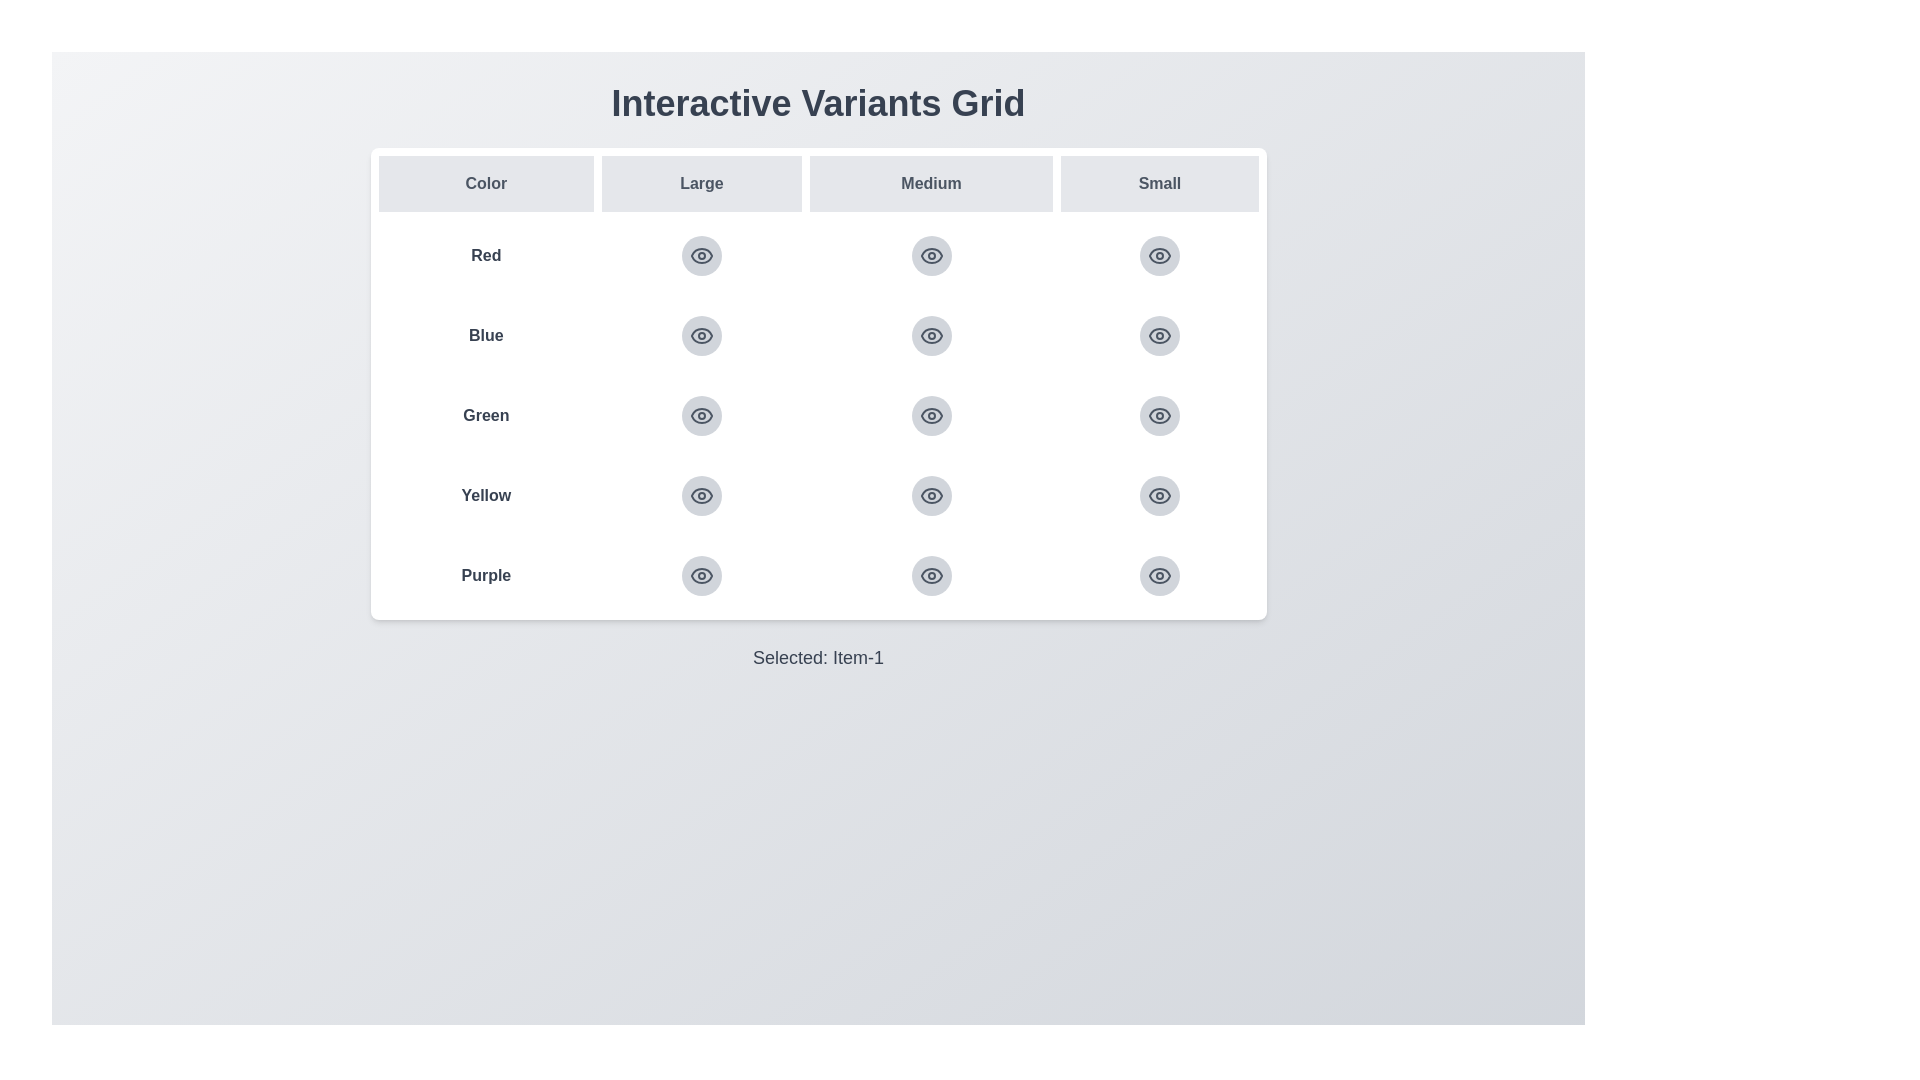 This screenshot has width=1920, height=1080. Describe the element at coordinates (930, 575) in the screenshot. I see `the Button with an eye icon located in the last row labeled 'Purple' under the column 'Medium'` at that location.